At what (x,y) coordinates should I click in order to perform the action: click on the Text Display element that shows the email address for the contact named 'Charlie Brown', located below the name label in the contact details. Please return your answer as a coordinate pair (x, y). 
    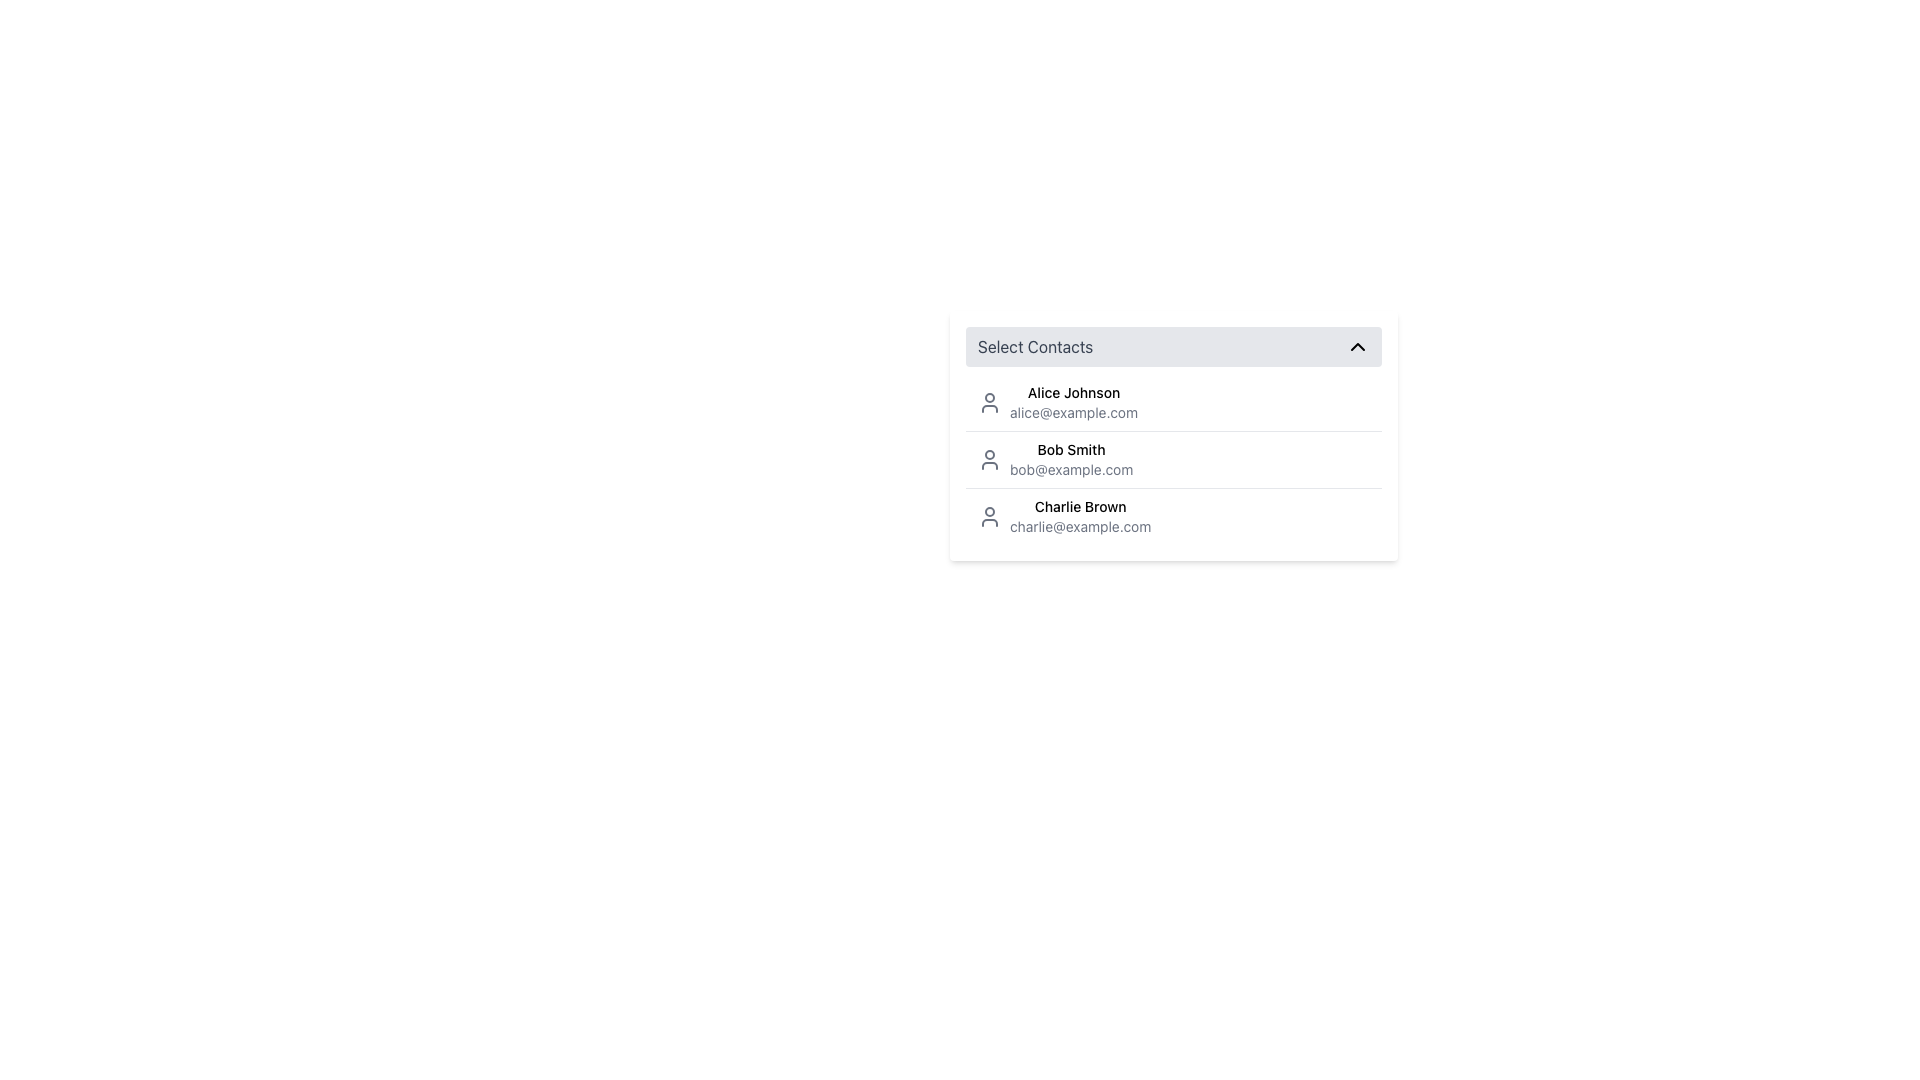
    Looking at the image, I should click on (1079, 526).